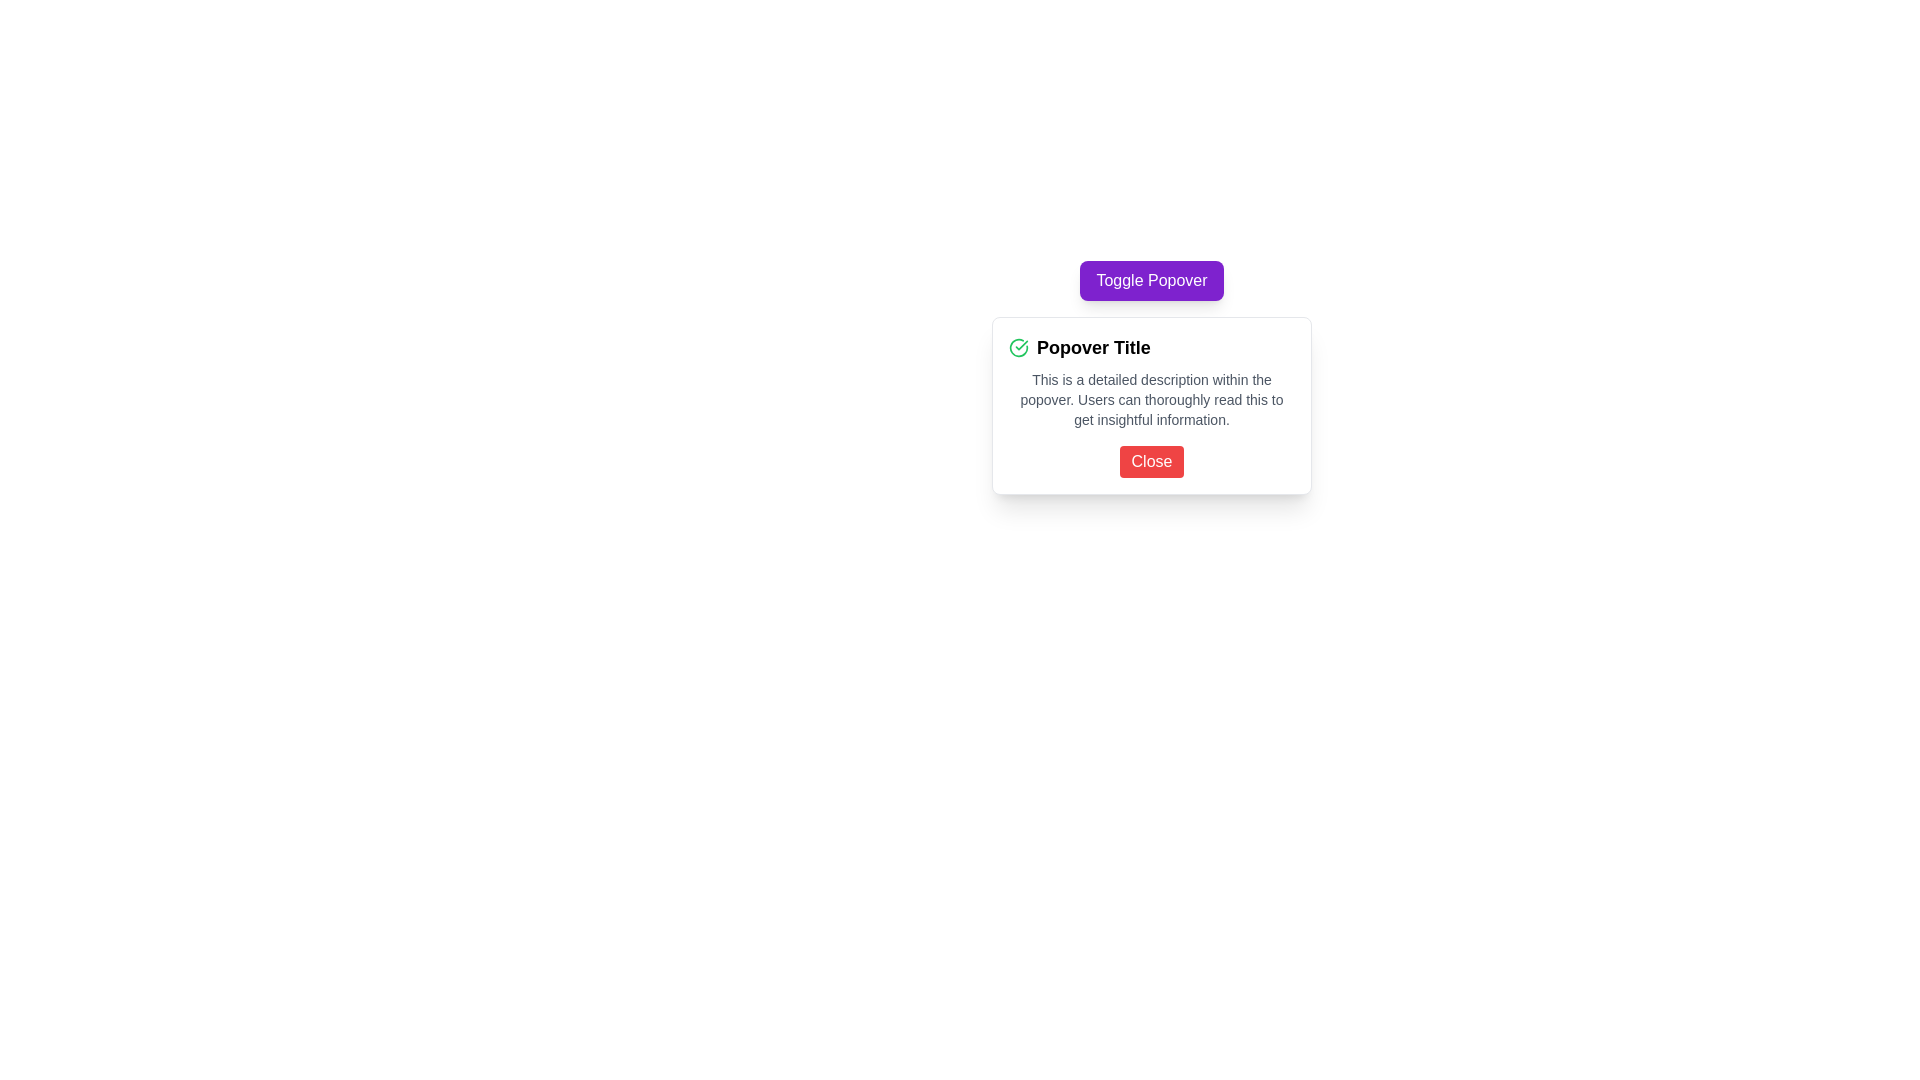 The image size is (1920, 1080). I want to click on the rectangular button with a red background and white text 'Close' to observe the hover effect, so click(1152, 462).